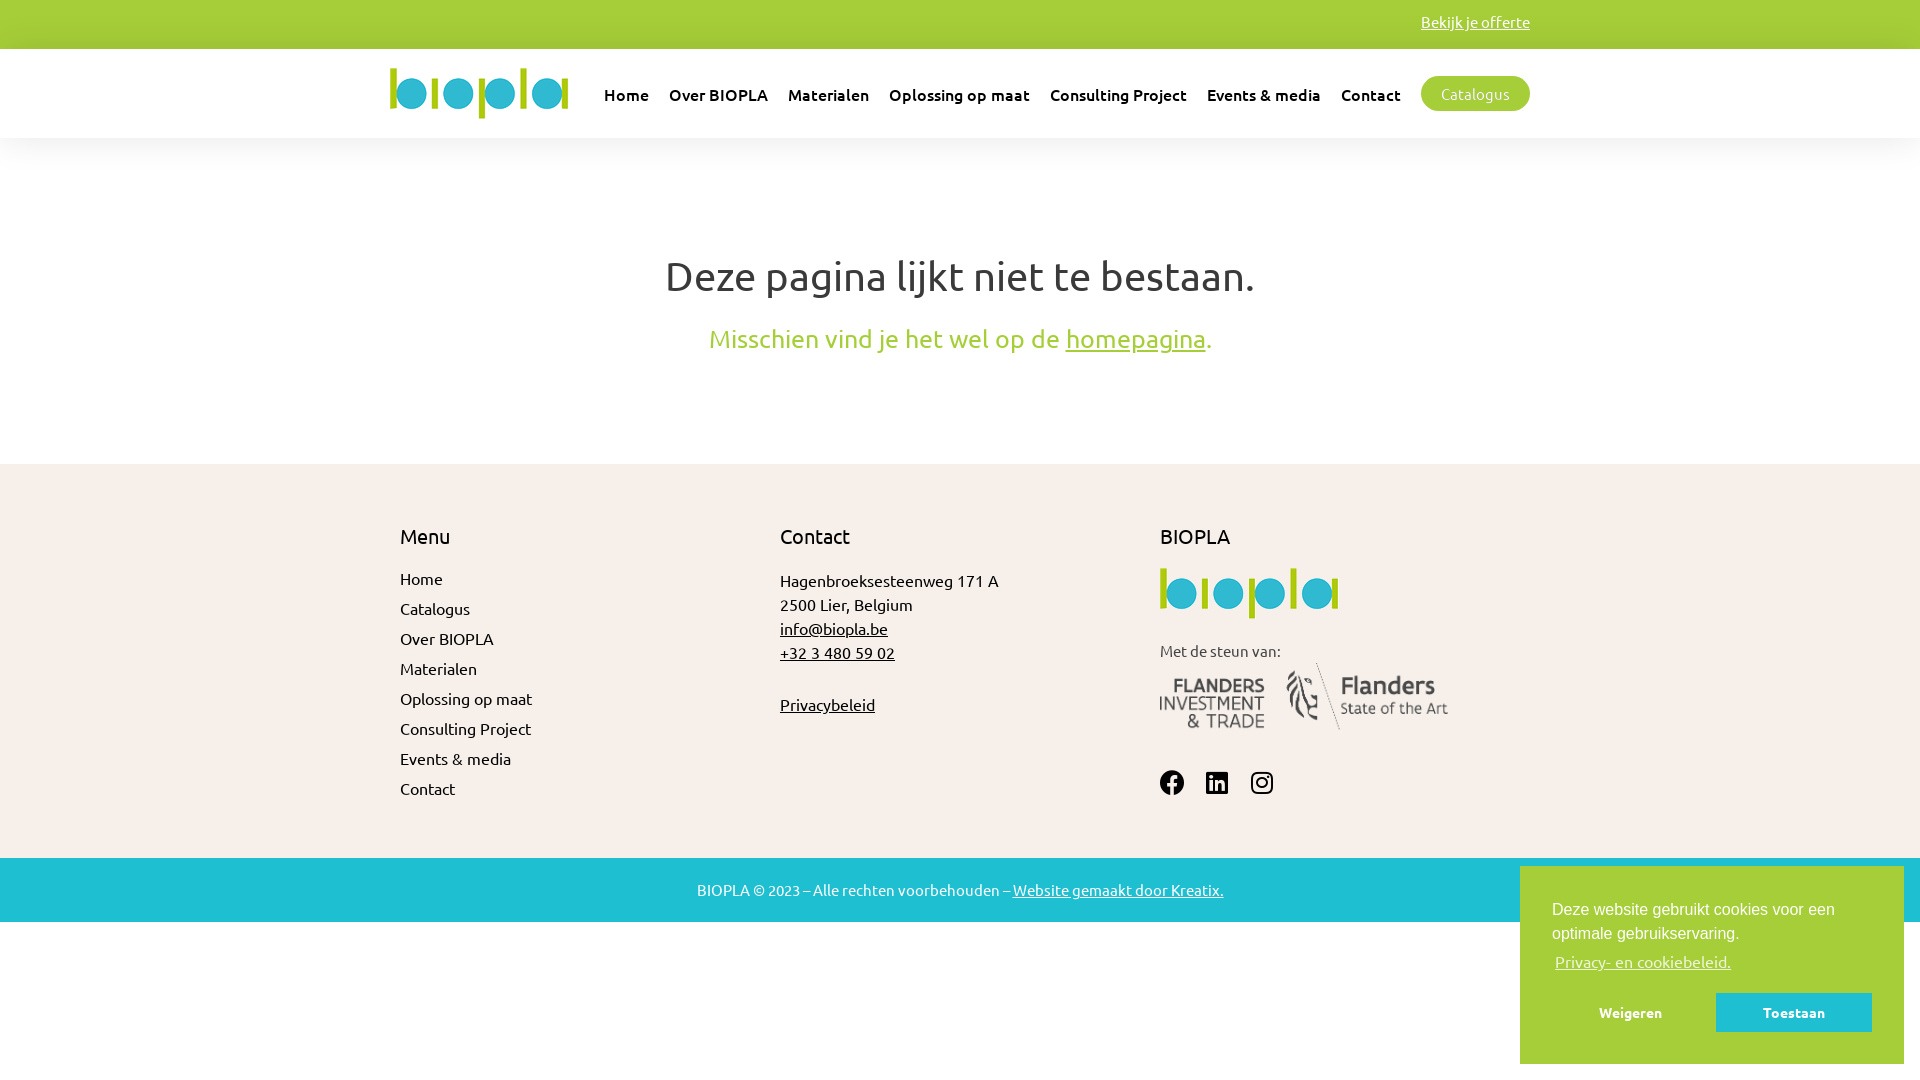  I want to click on 'Privacybeleid', so click(827, 703).